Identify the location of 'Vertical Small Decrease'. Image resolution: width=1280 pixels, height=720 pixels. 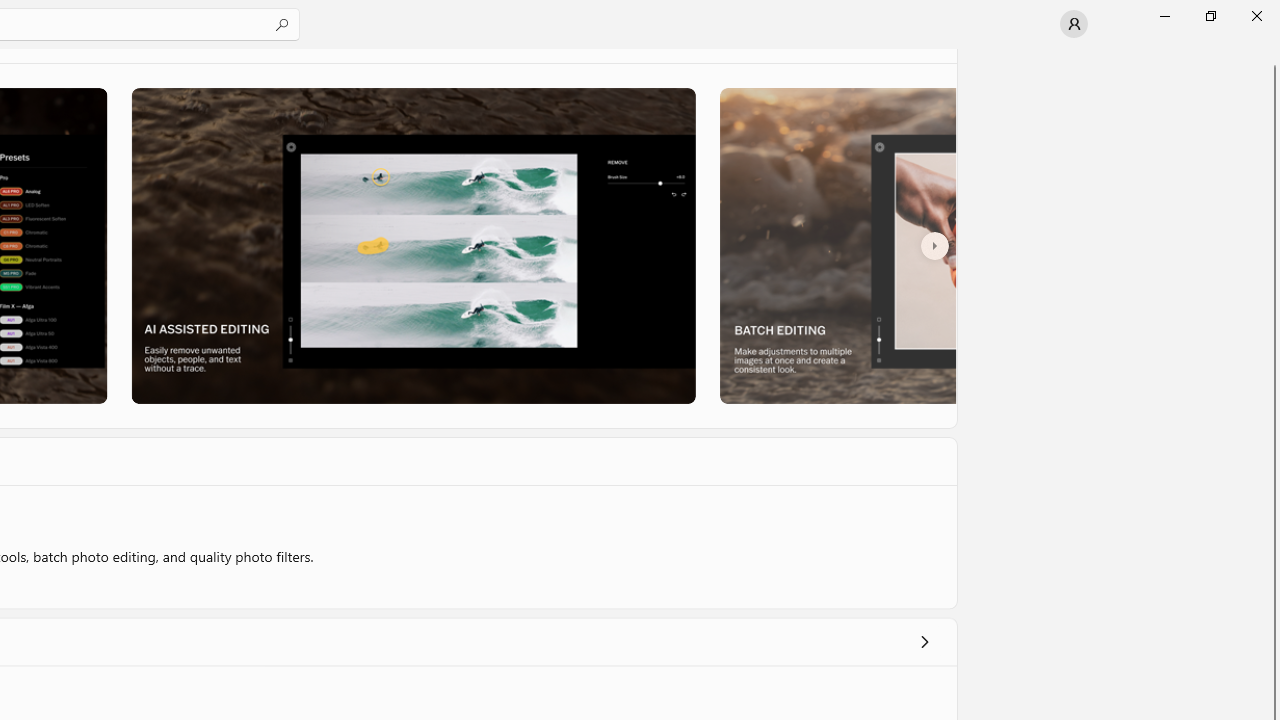
(1271, 54).